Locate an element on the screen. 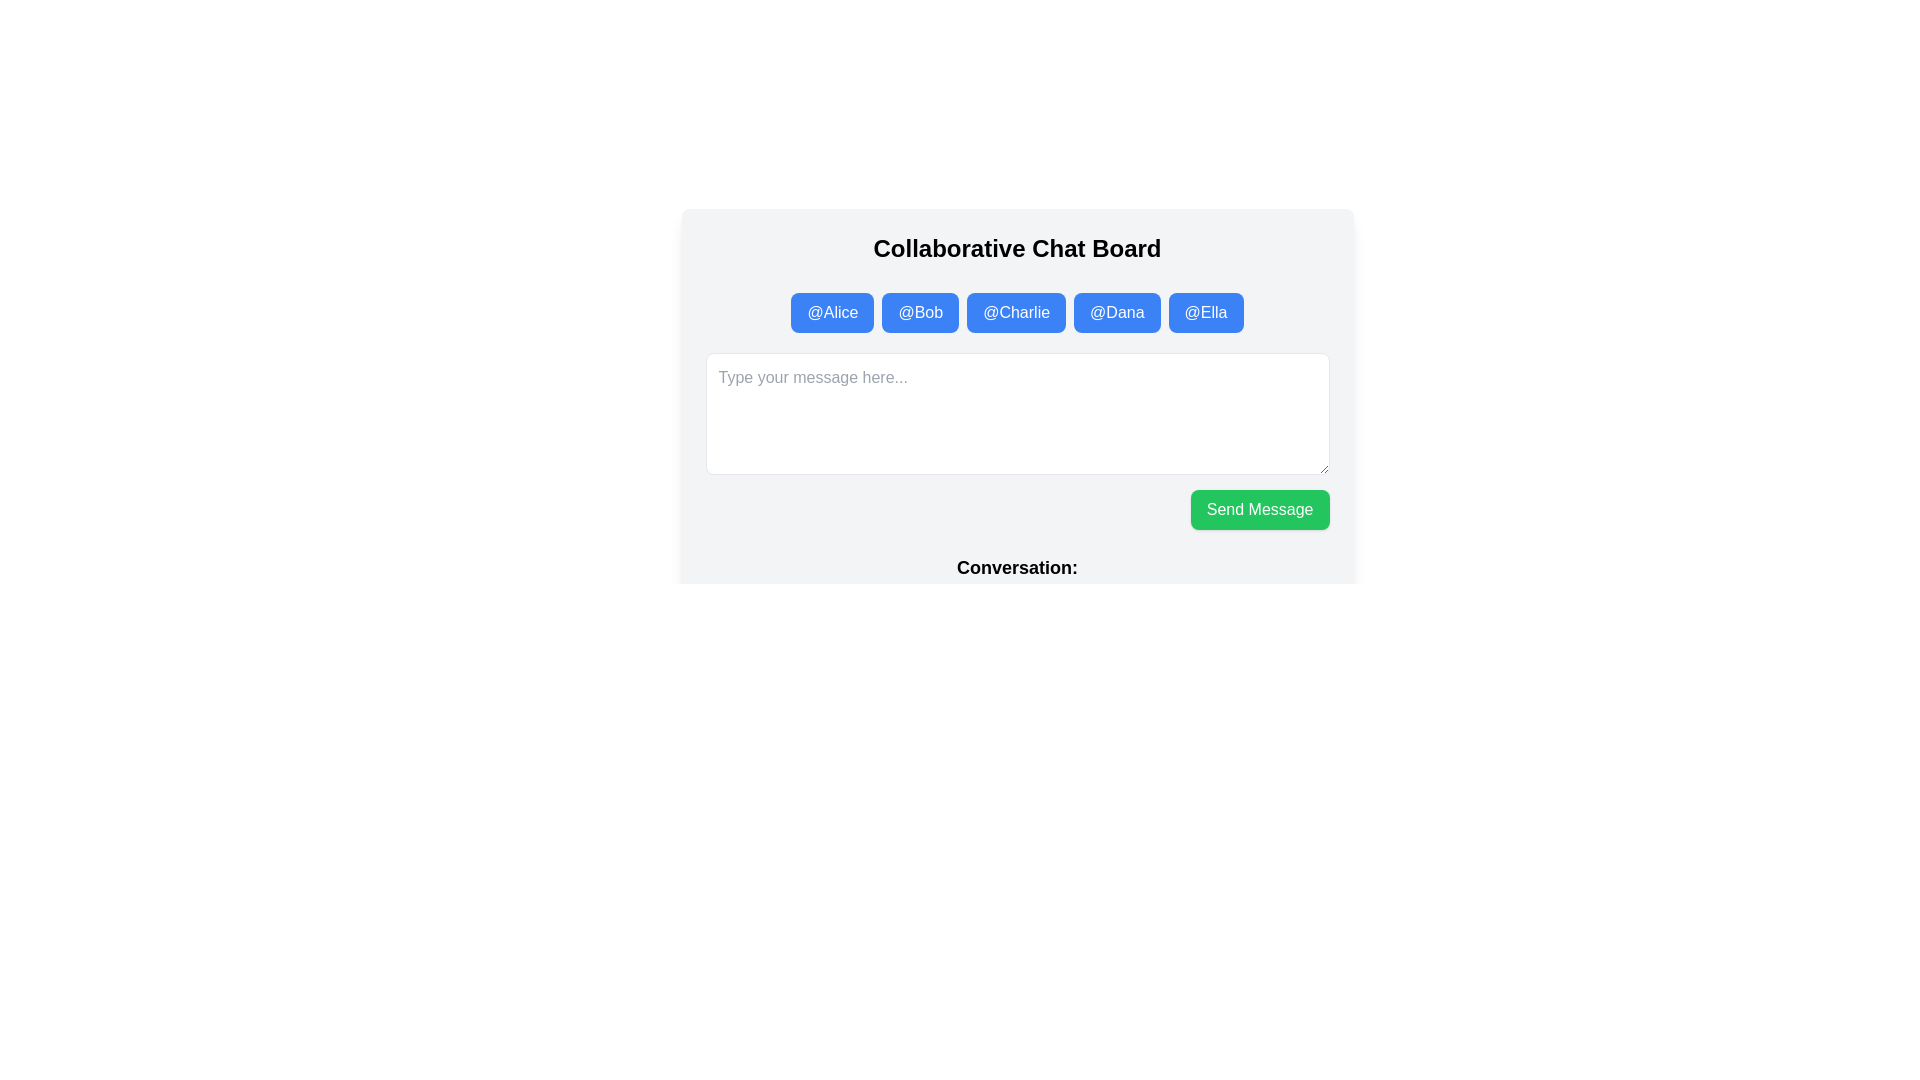 The height and width of the screenshot is (1080, 1920). the blue button with rounded corners labeled '@Ella' is located at coordinates (1205, 312).